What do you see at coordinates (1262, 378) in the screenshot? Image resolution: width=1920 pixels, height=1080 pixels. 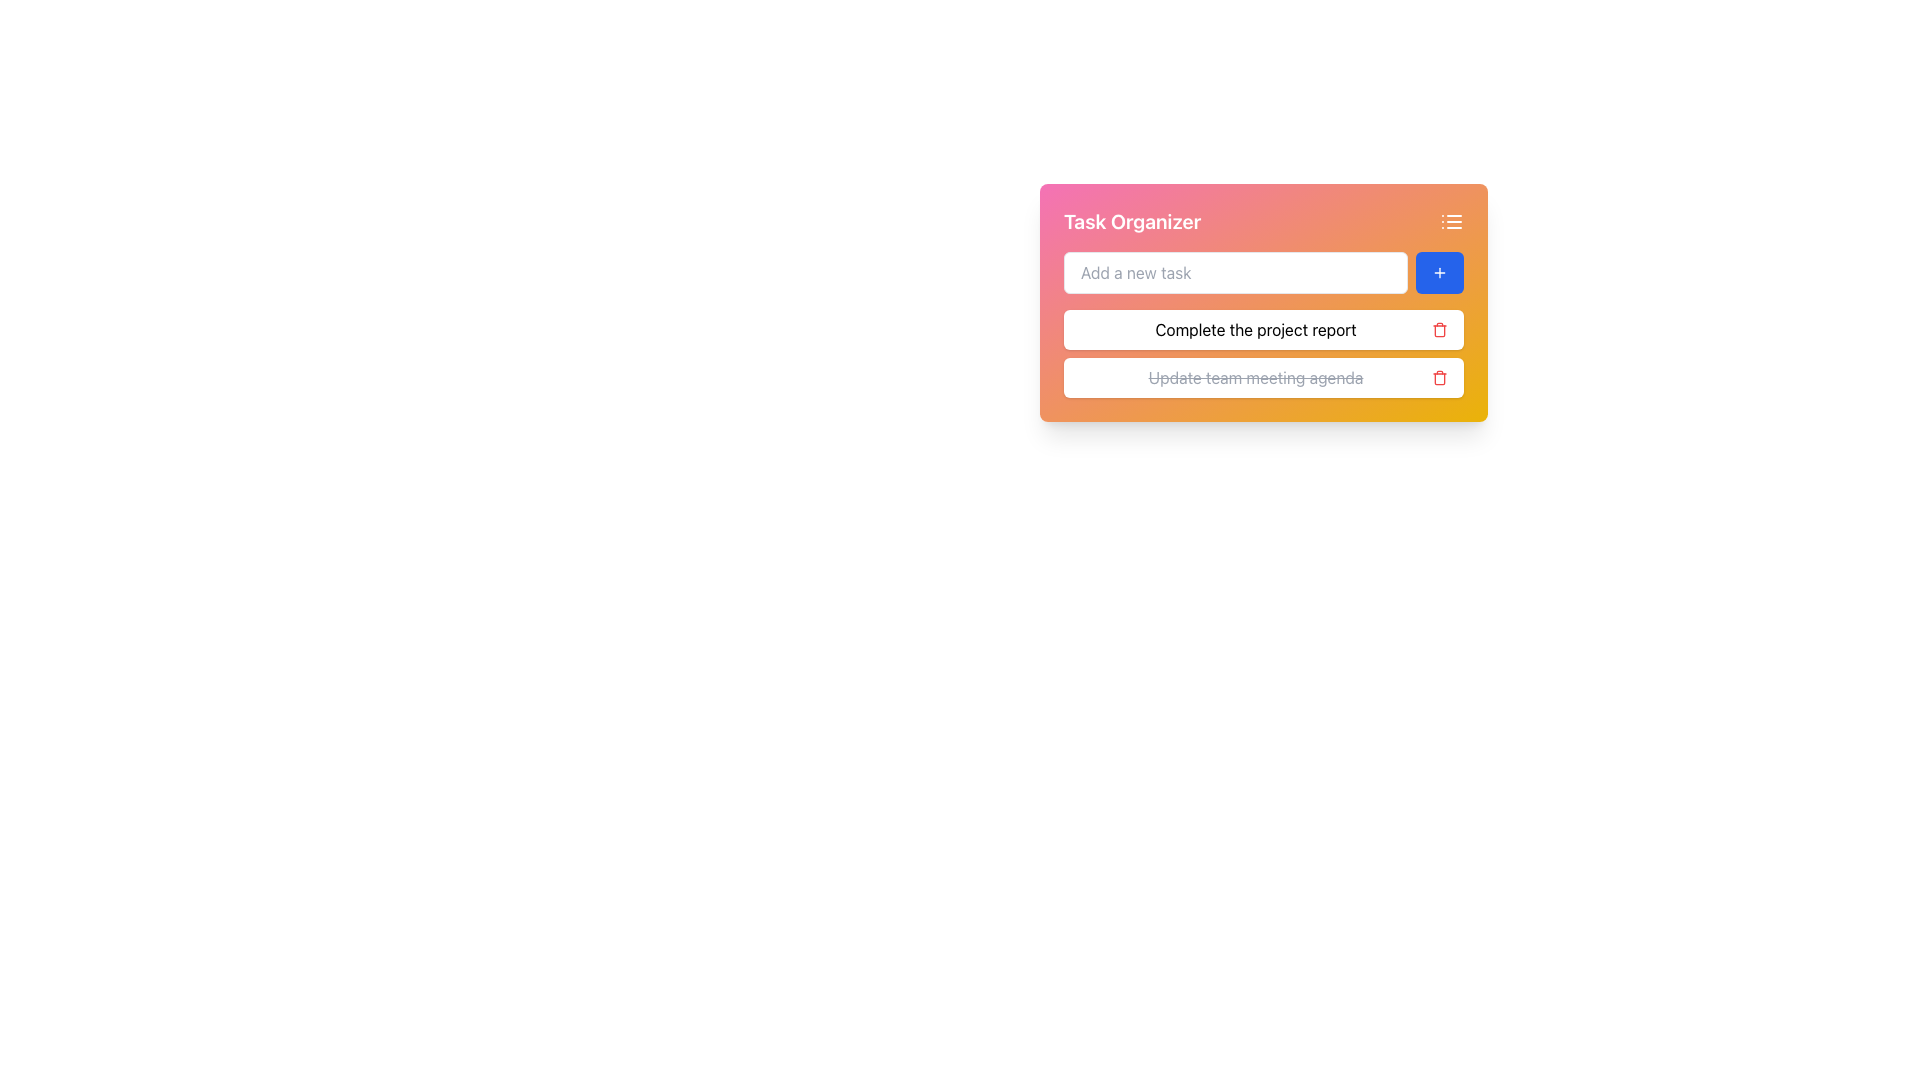 I see `task description of the second completed task in the to-do list, located in the center-right area of the application interface` at bounding box center [1262, 378].